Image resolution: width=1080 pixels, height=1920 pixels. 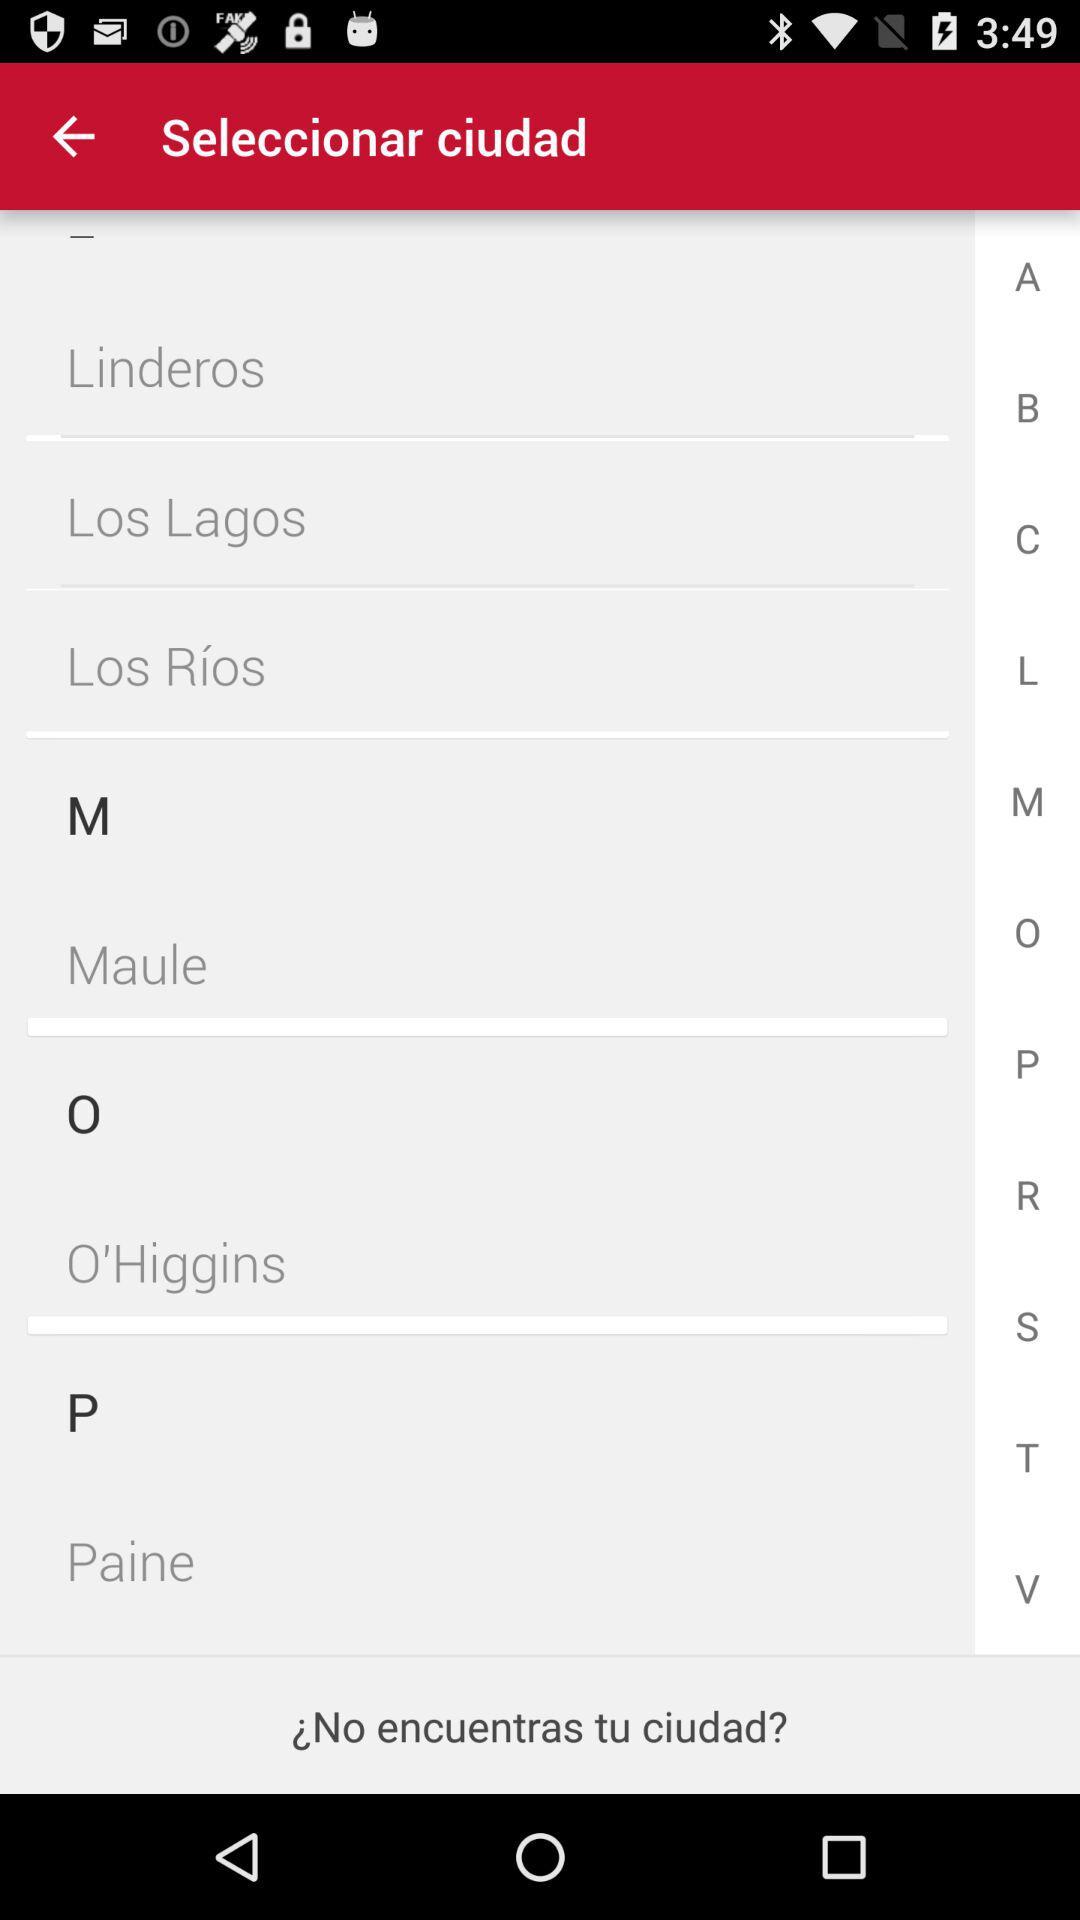 I want to click on icon next to v item, so click(x=487, y=1555).